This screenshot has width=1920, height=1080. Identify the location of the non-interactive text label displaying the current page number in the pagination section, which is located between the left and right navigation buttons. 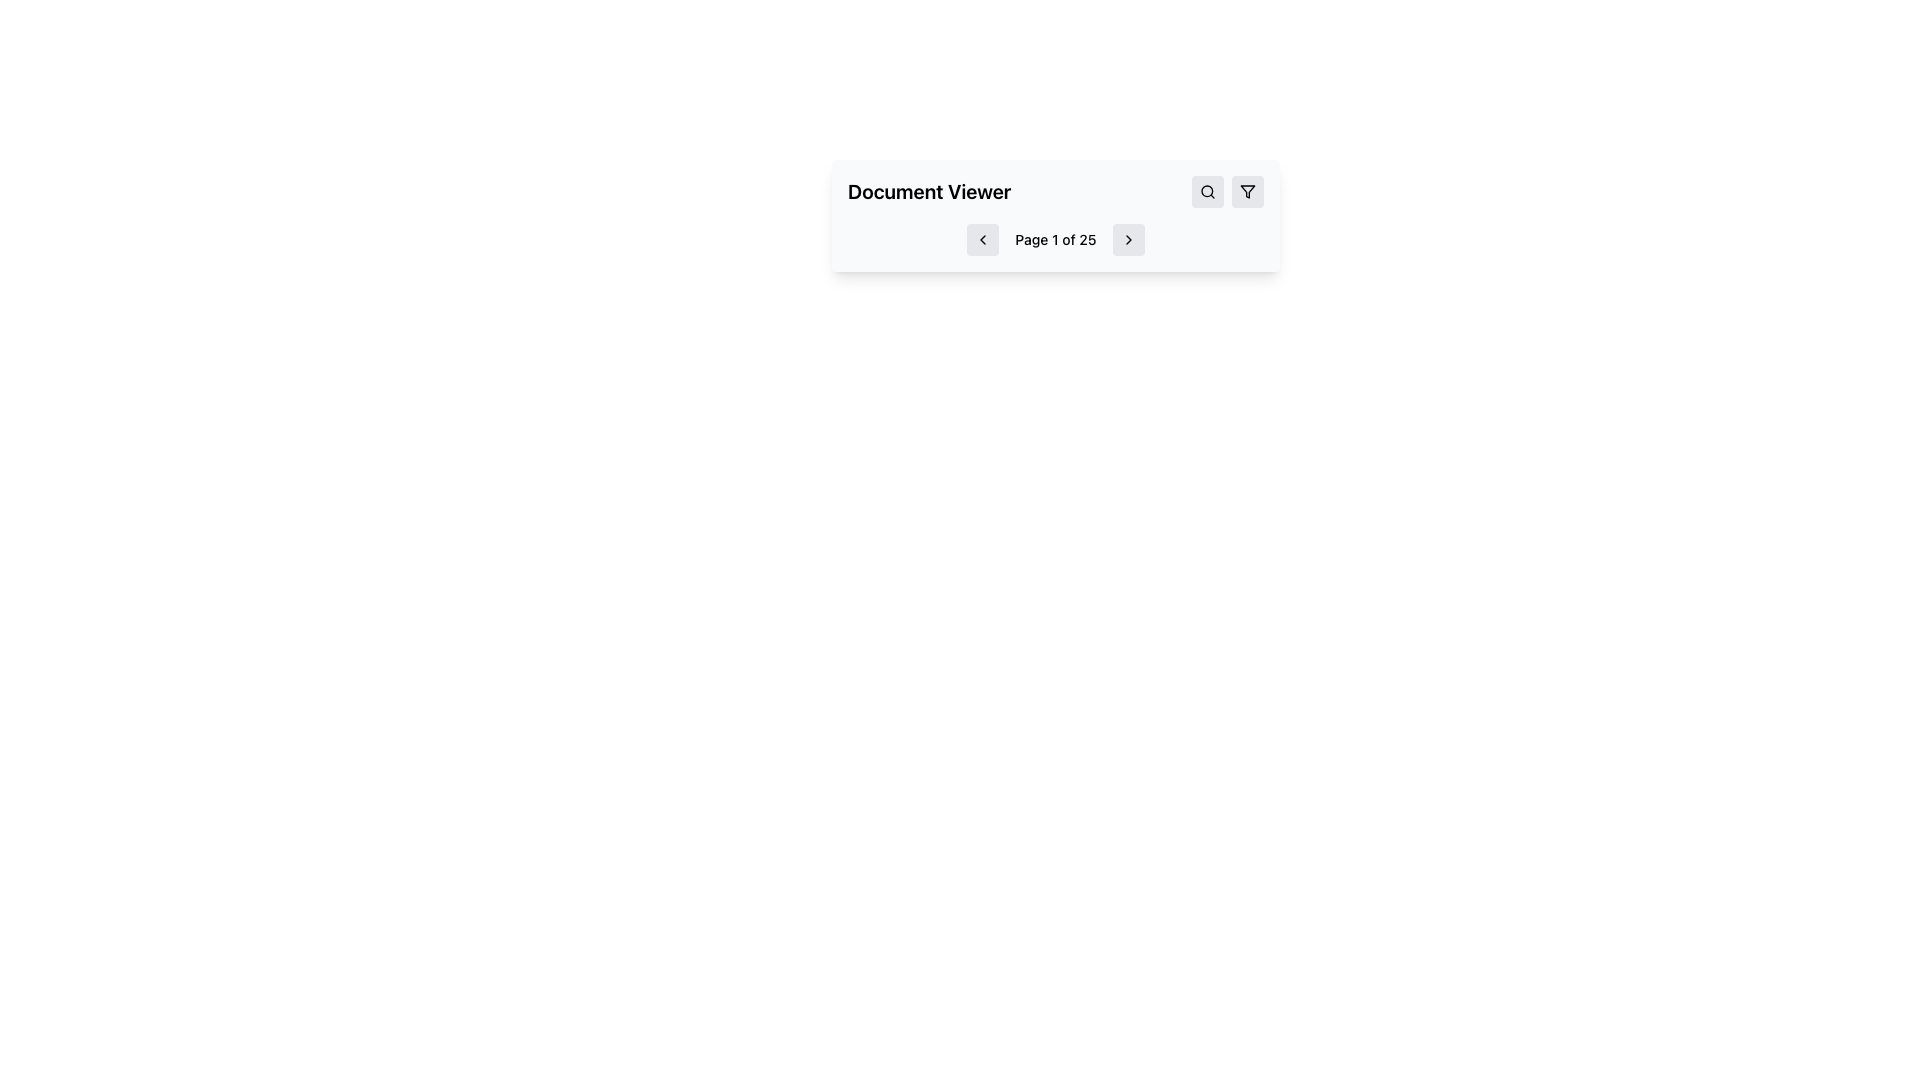
(1055, 238).